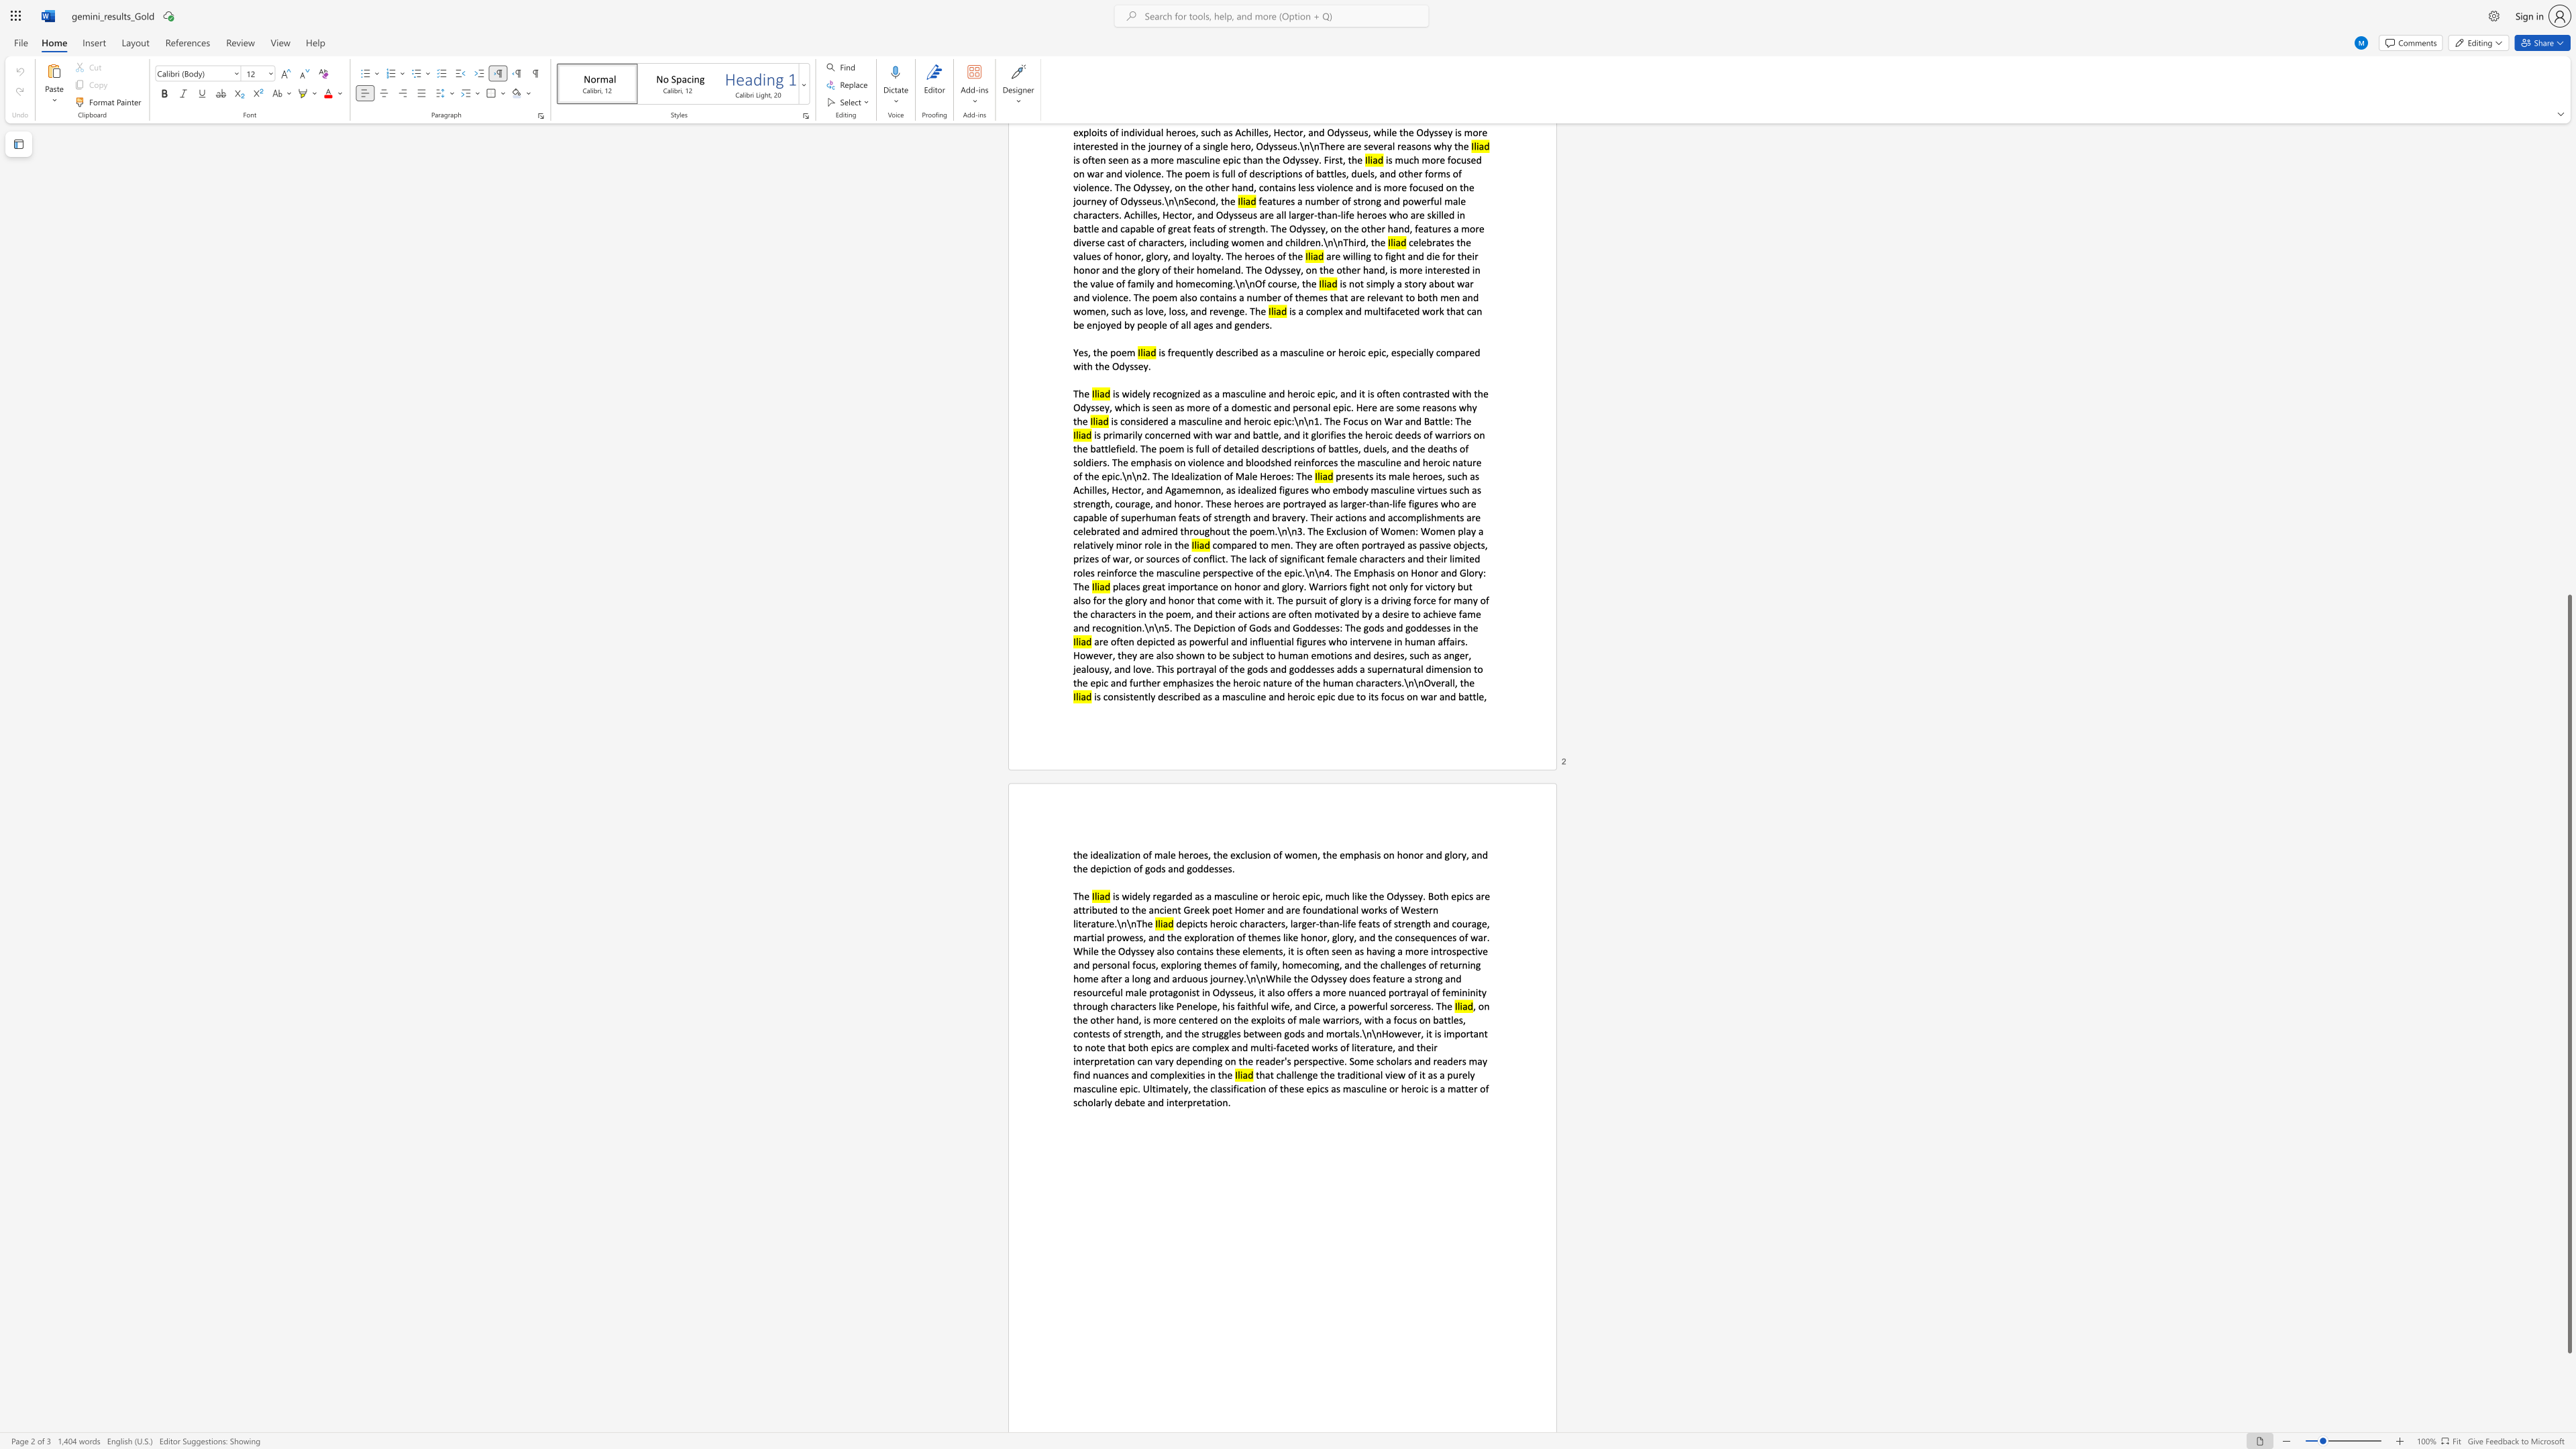  What do you see at coordinates (2568, 207) in the screenshot?
I see `the scrollbar to move the page up` at bounding box center [2568, 207].